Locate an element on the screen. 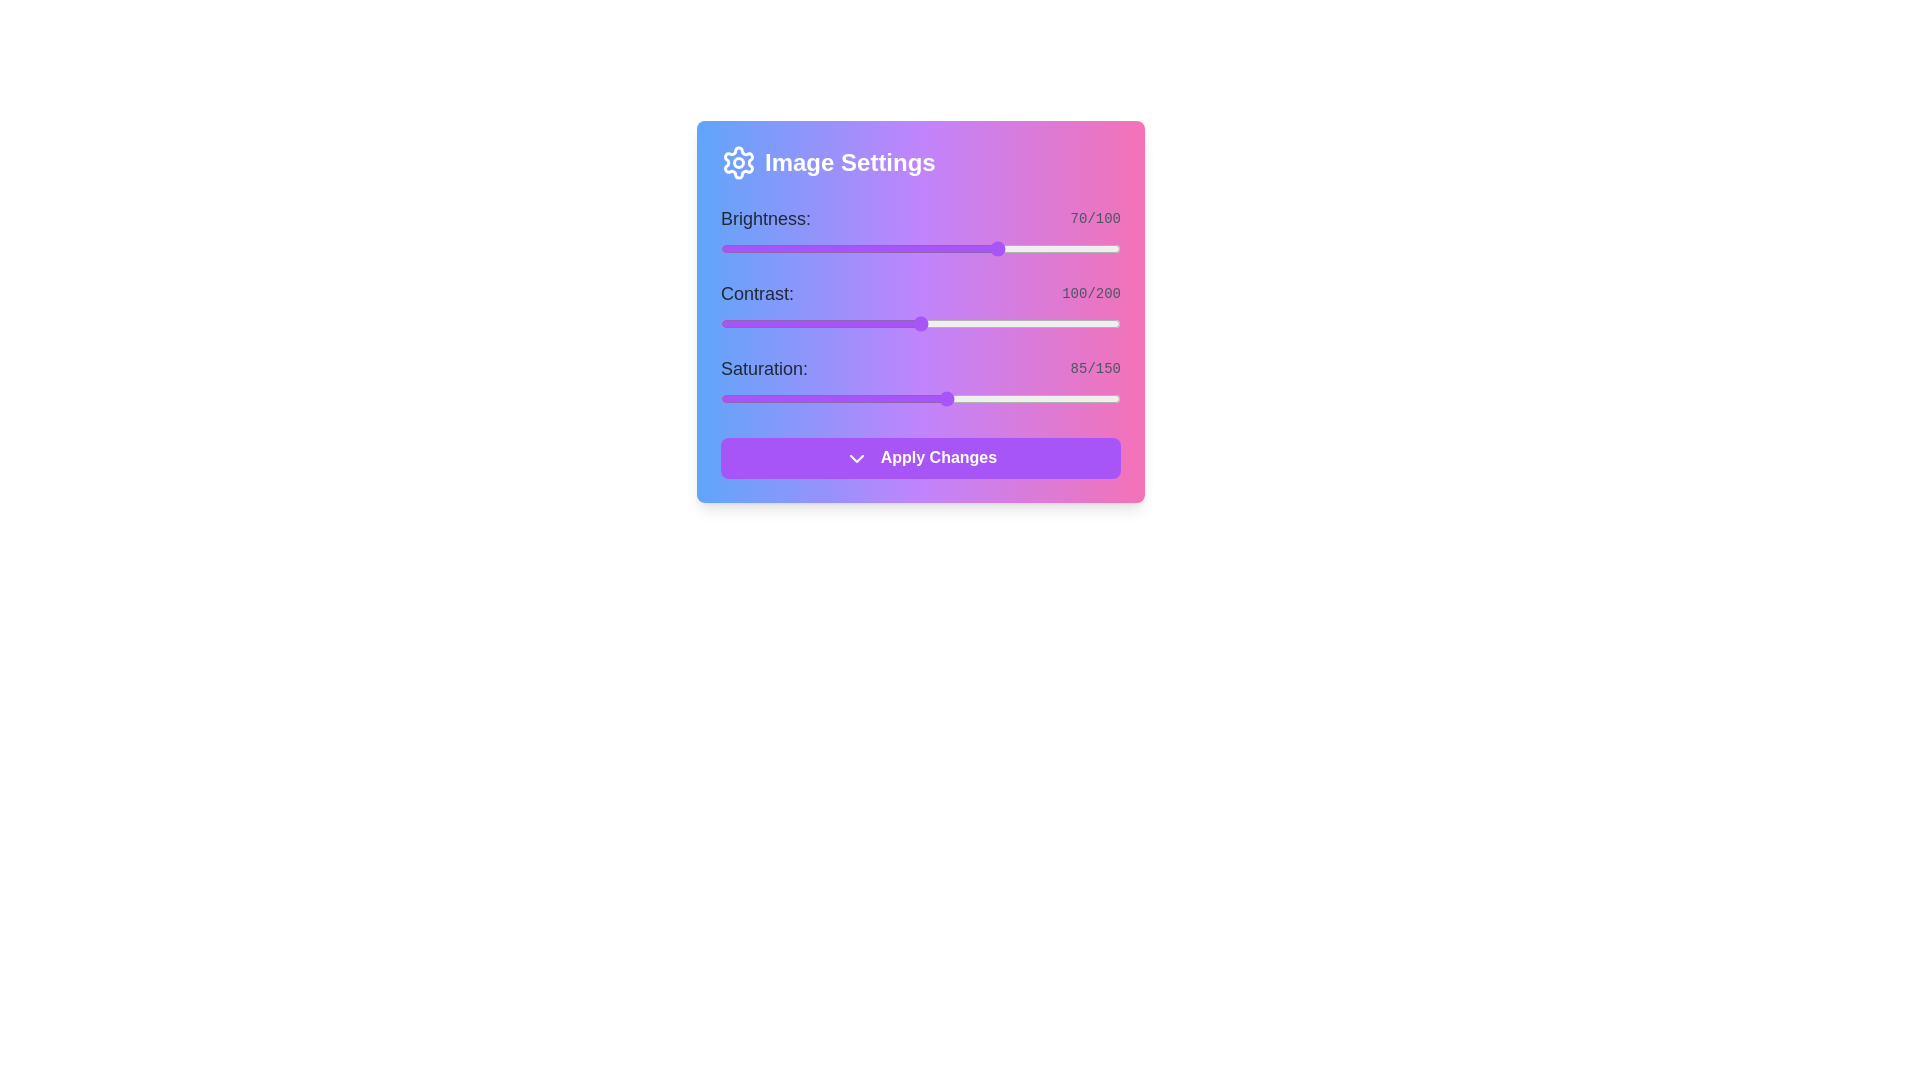 The width and height of the screenshot is (1920, 1080). the contrast slider to 103 value is located at coordinates (925, 323).